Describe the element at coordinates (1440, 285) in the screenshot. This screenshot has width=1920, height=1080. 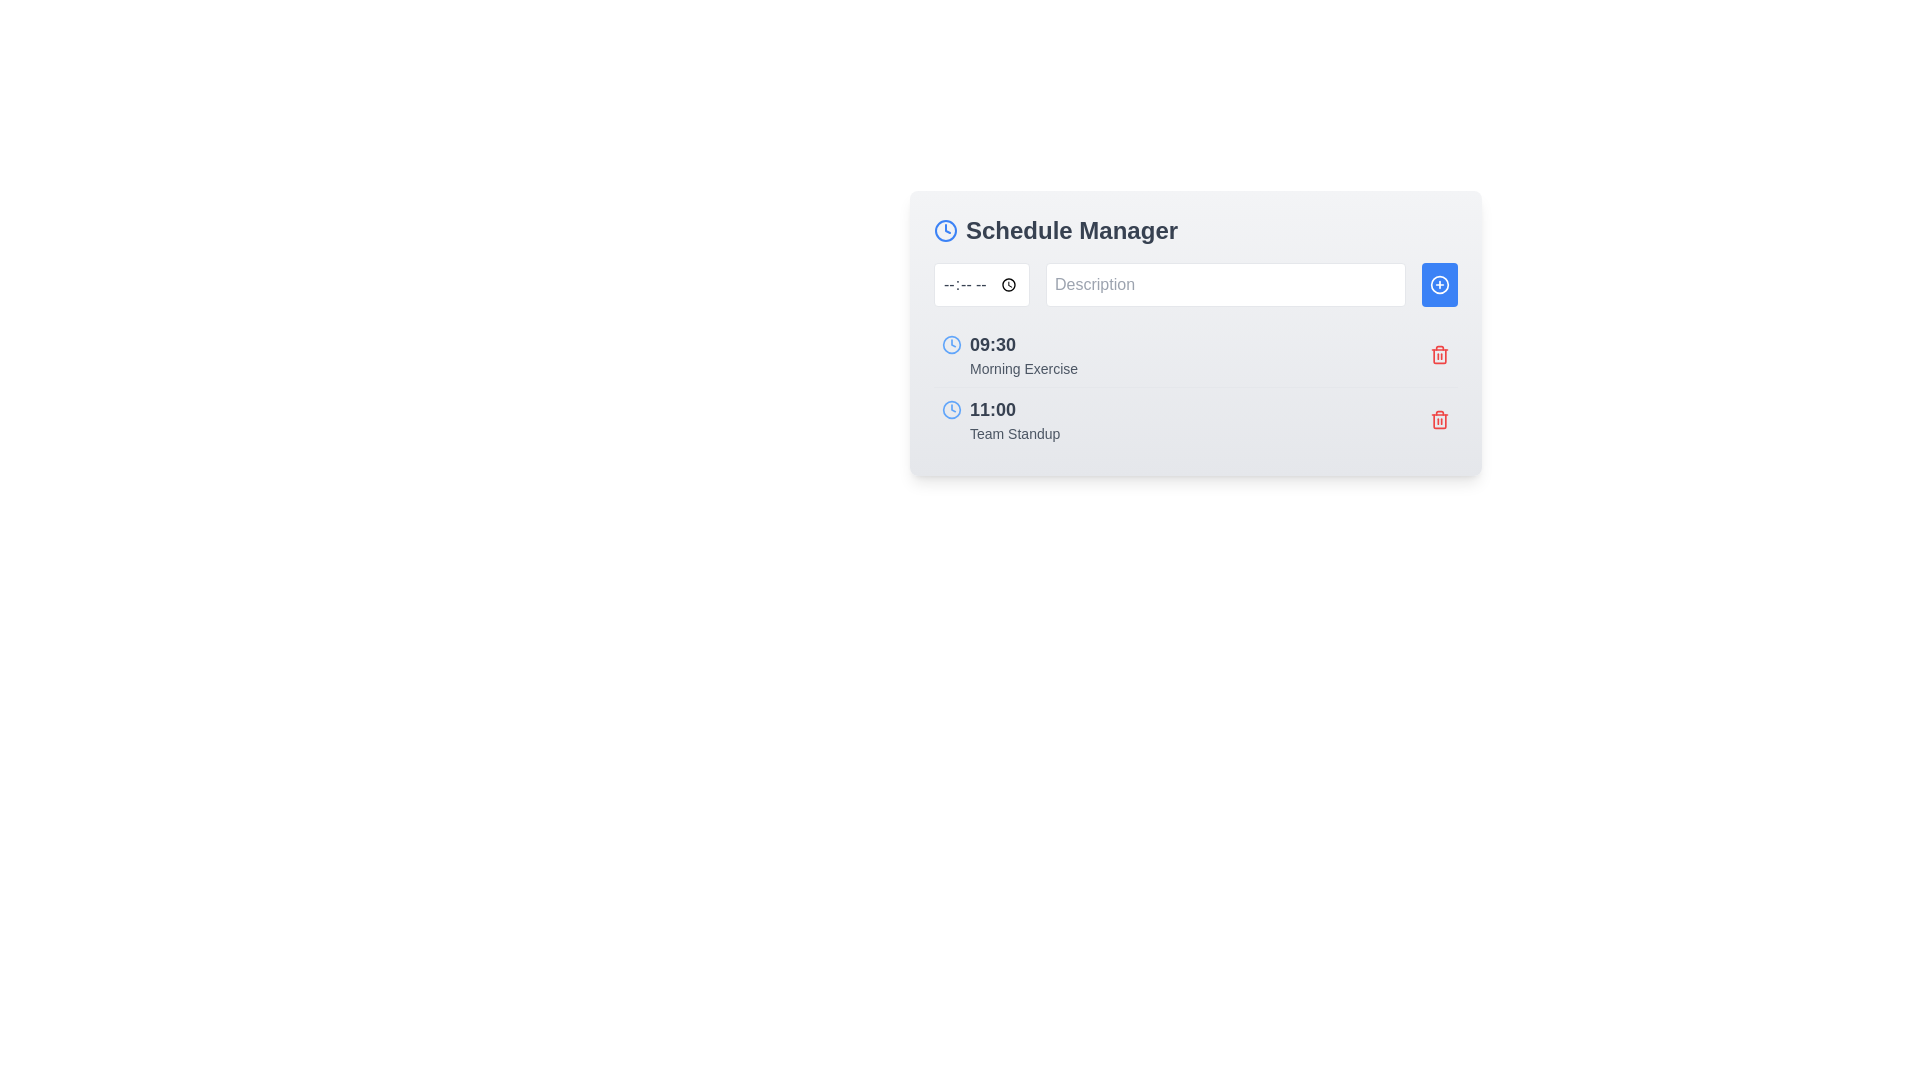
I see `the SVG graphical component within the button located on the right side of the input field` at that location.